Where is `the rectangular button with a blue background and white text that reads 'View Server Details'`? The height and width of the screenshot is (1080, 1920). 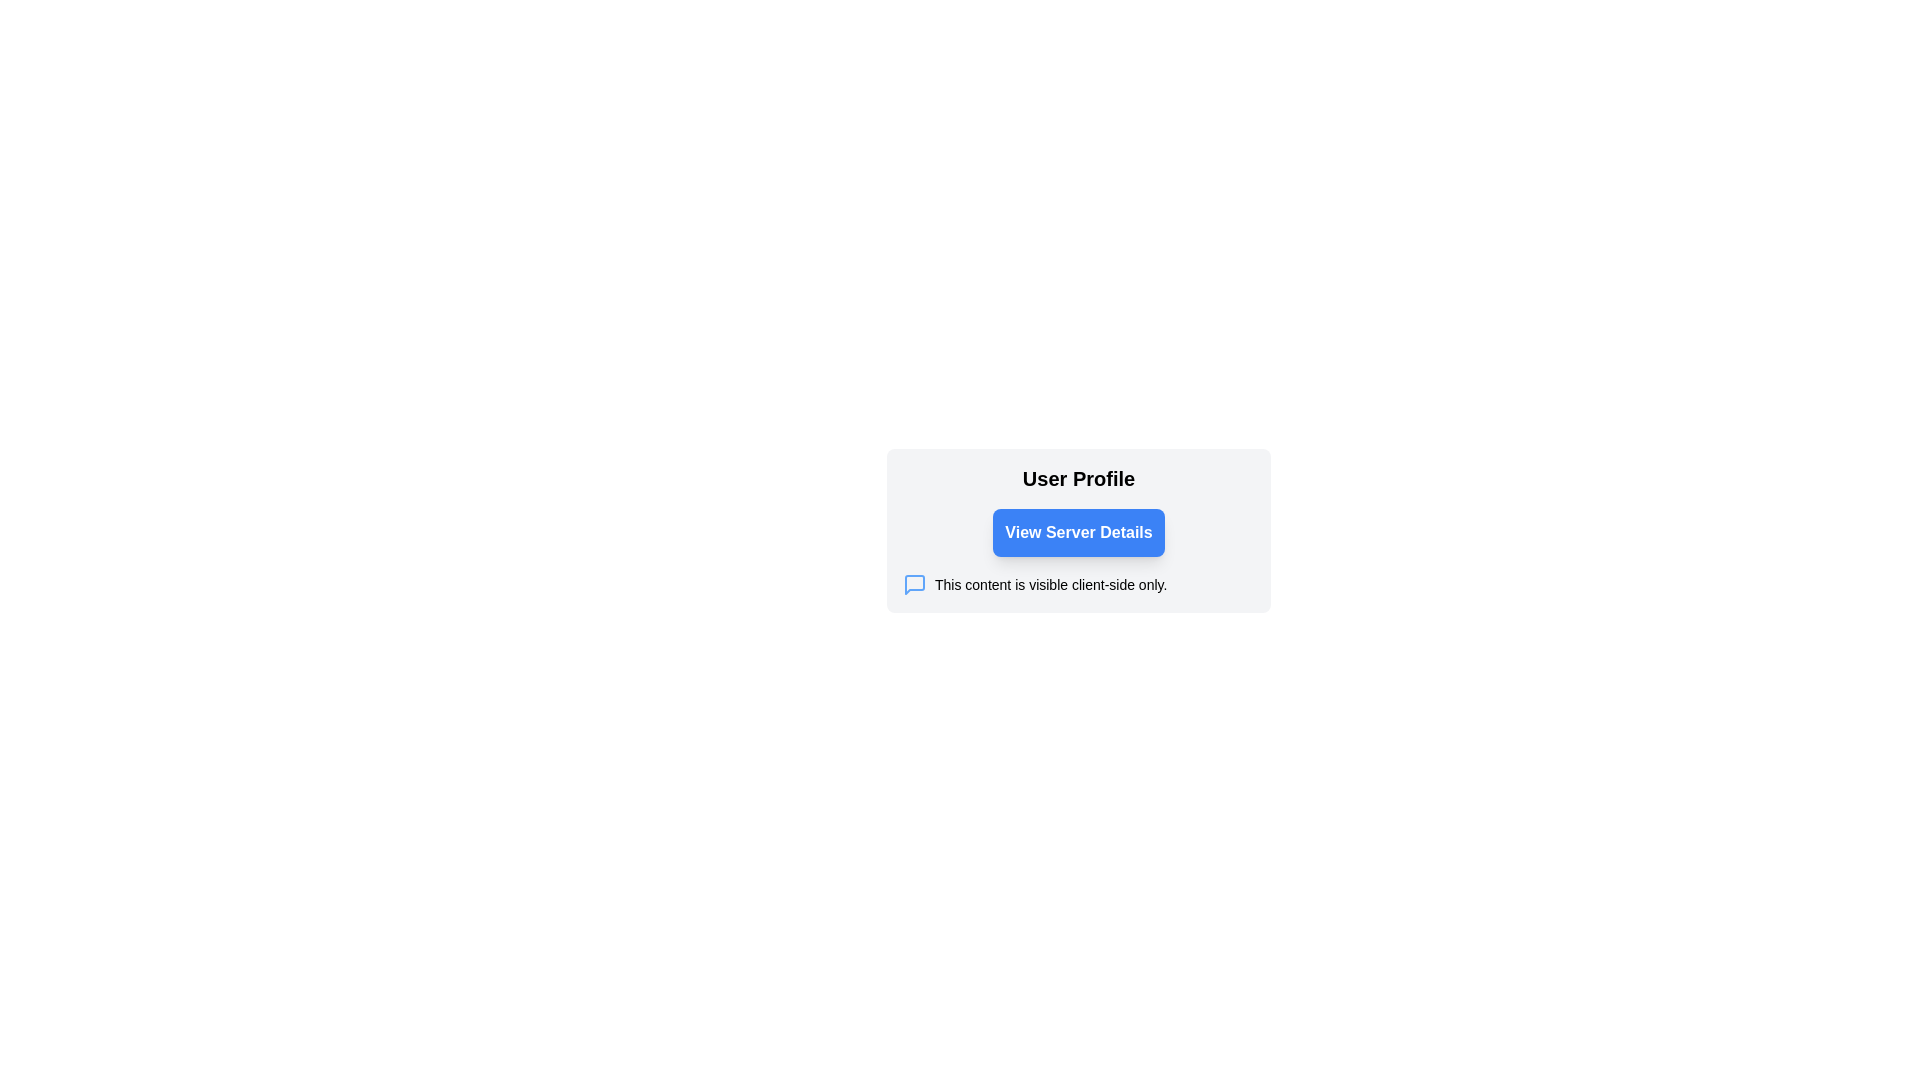 the rectangular button with a blue background and white text that reads 'View Server Details' is located at coordinates (1078, 531).